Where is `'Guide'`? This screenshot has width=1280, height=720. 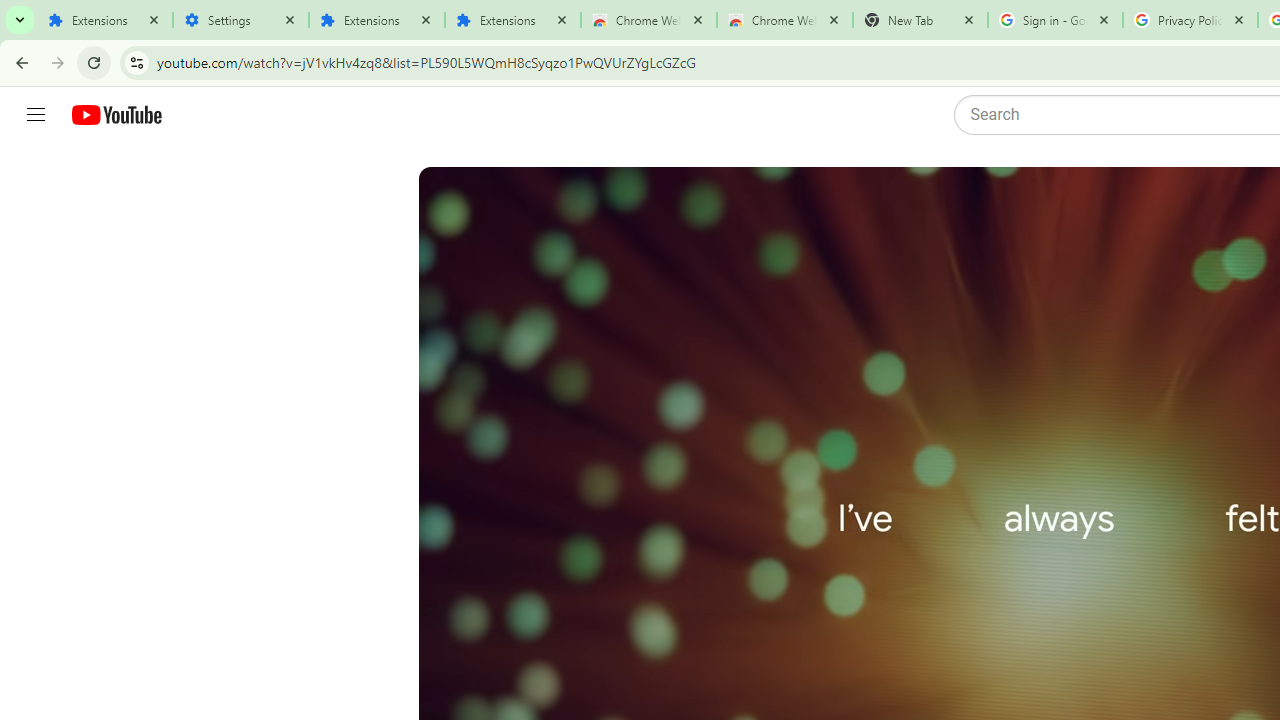 'Guide' is located at coordinates (35, 115).